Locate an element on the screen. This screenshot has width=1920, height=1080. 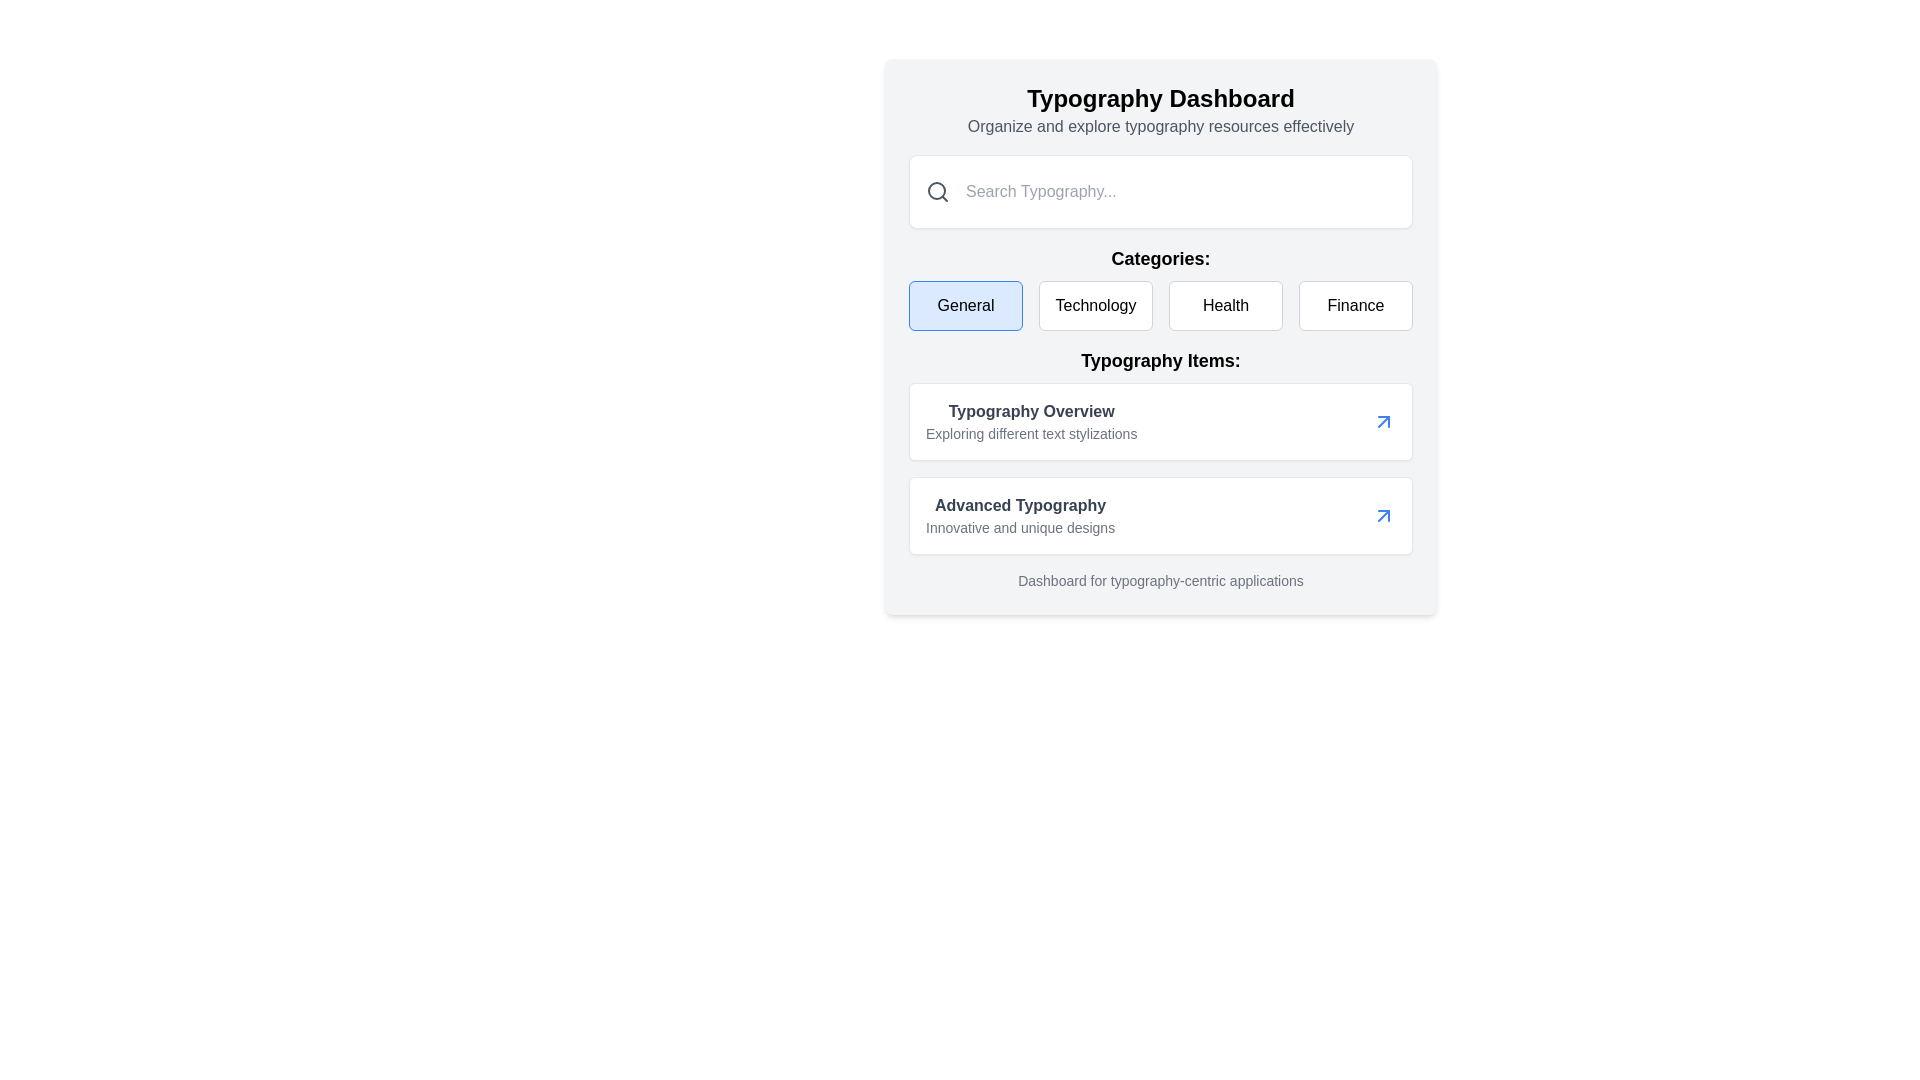
the text label that serves as a descriptive or informational label for the application dashboard, located below the sections labeled 'Typography Items' is located at coordinates (1161, 581).